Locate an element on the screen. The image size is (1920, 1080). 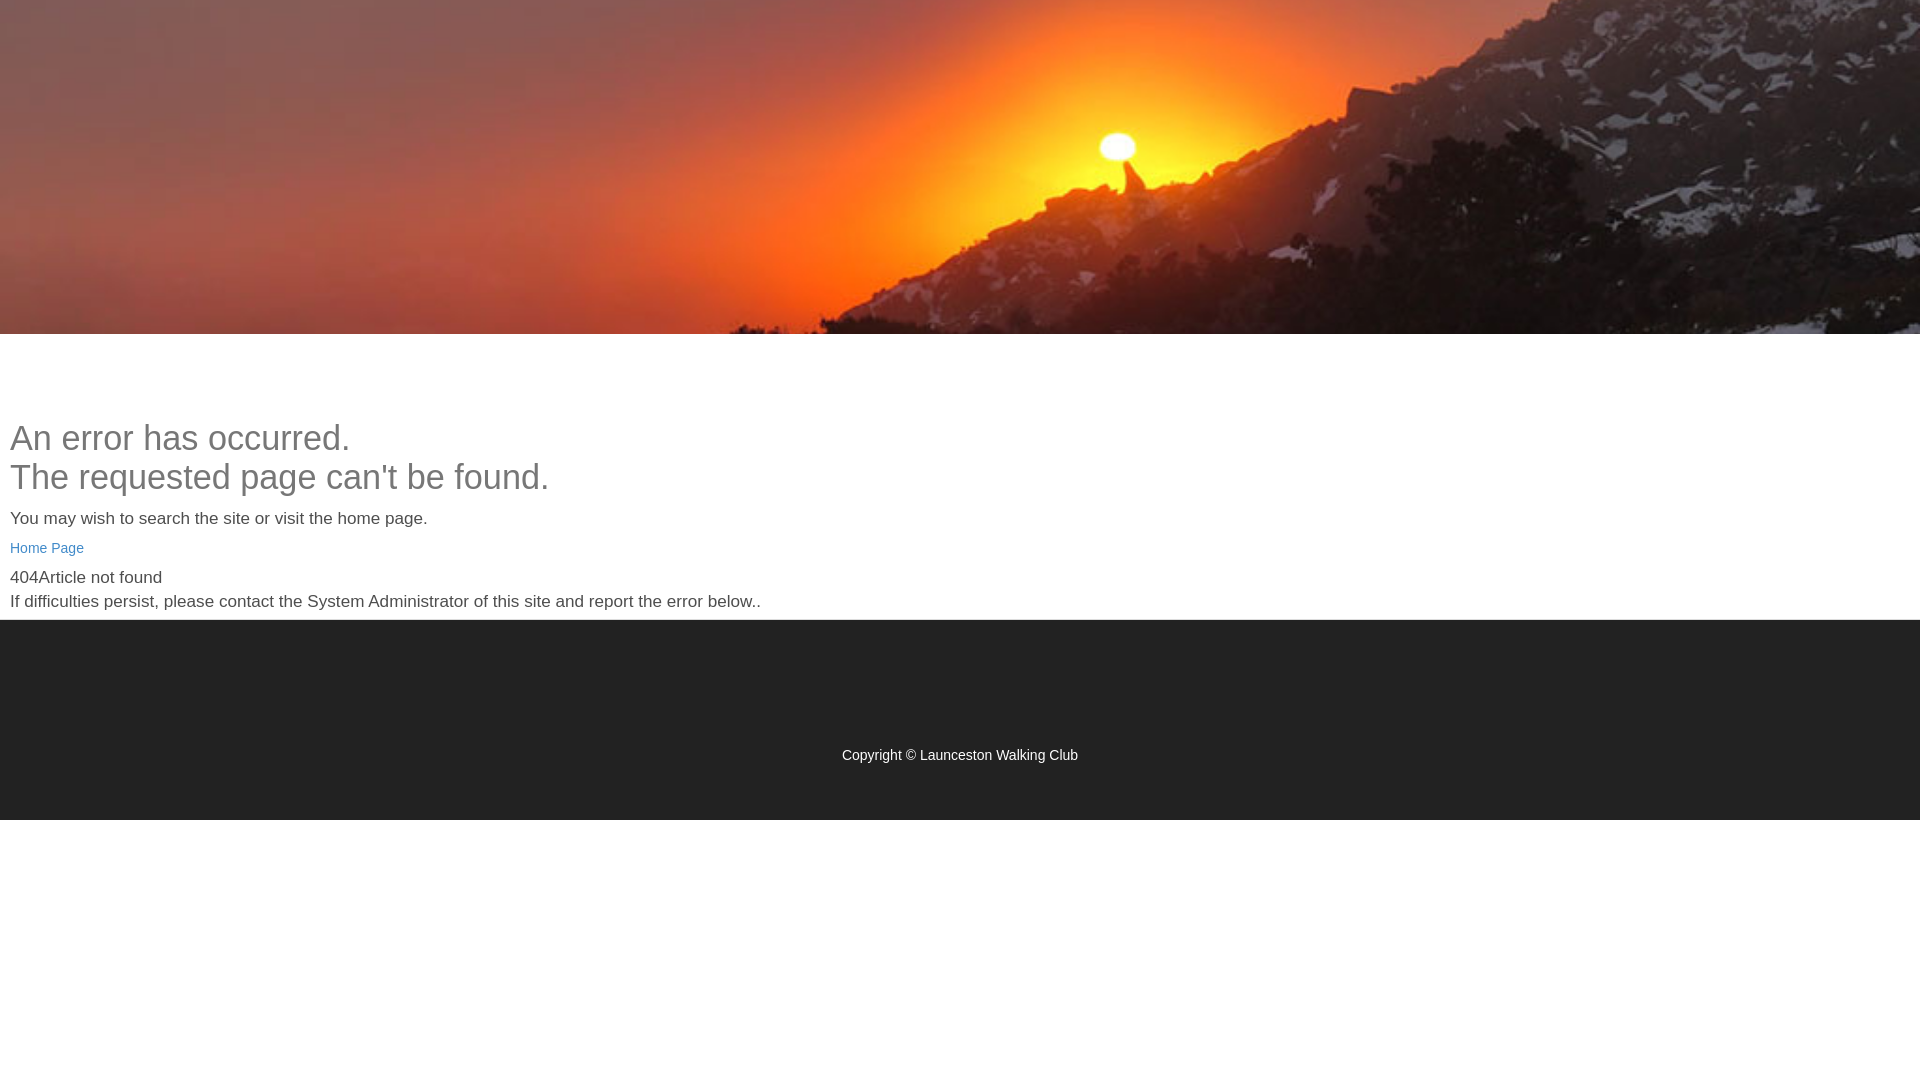
'Home Page' is located at coordinates (47, 547).